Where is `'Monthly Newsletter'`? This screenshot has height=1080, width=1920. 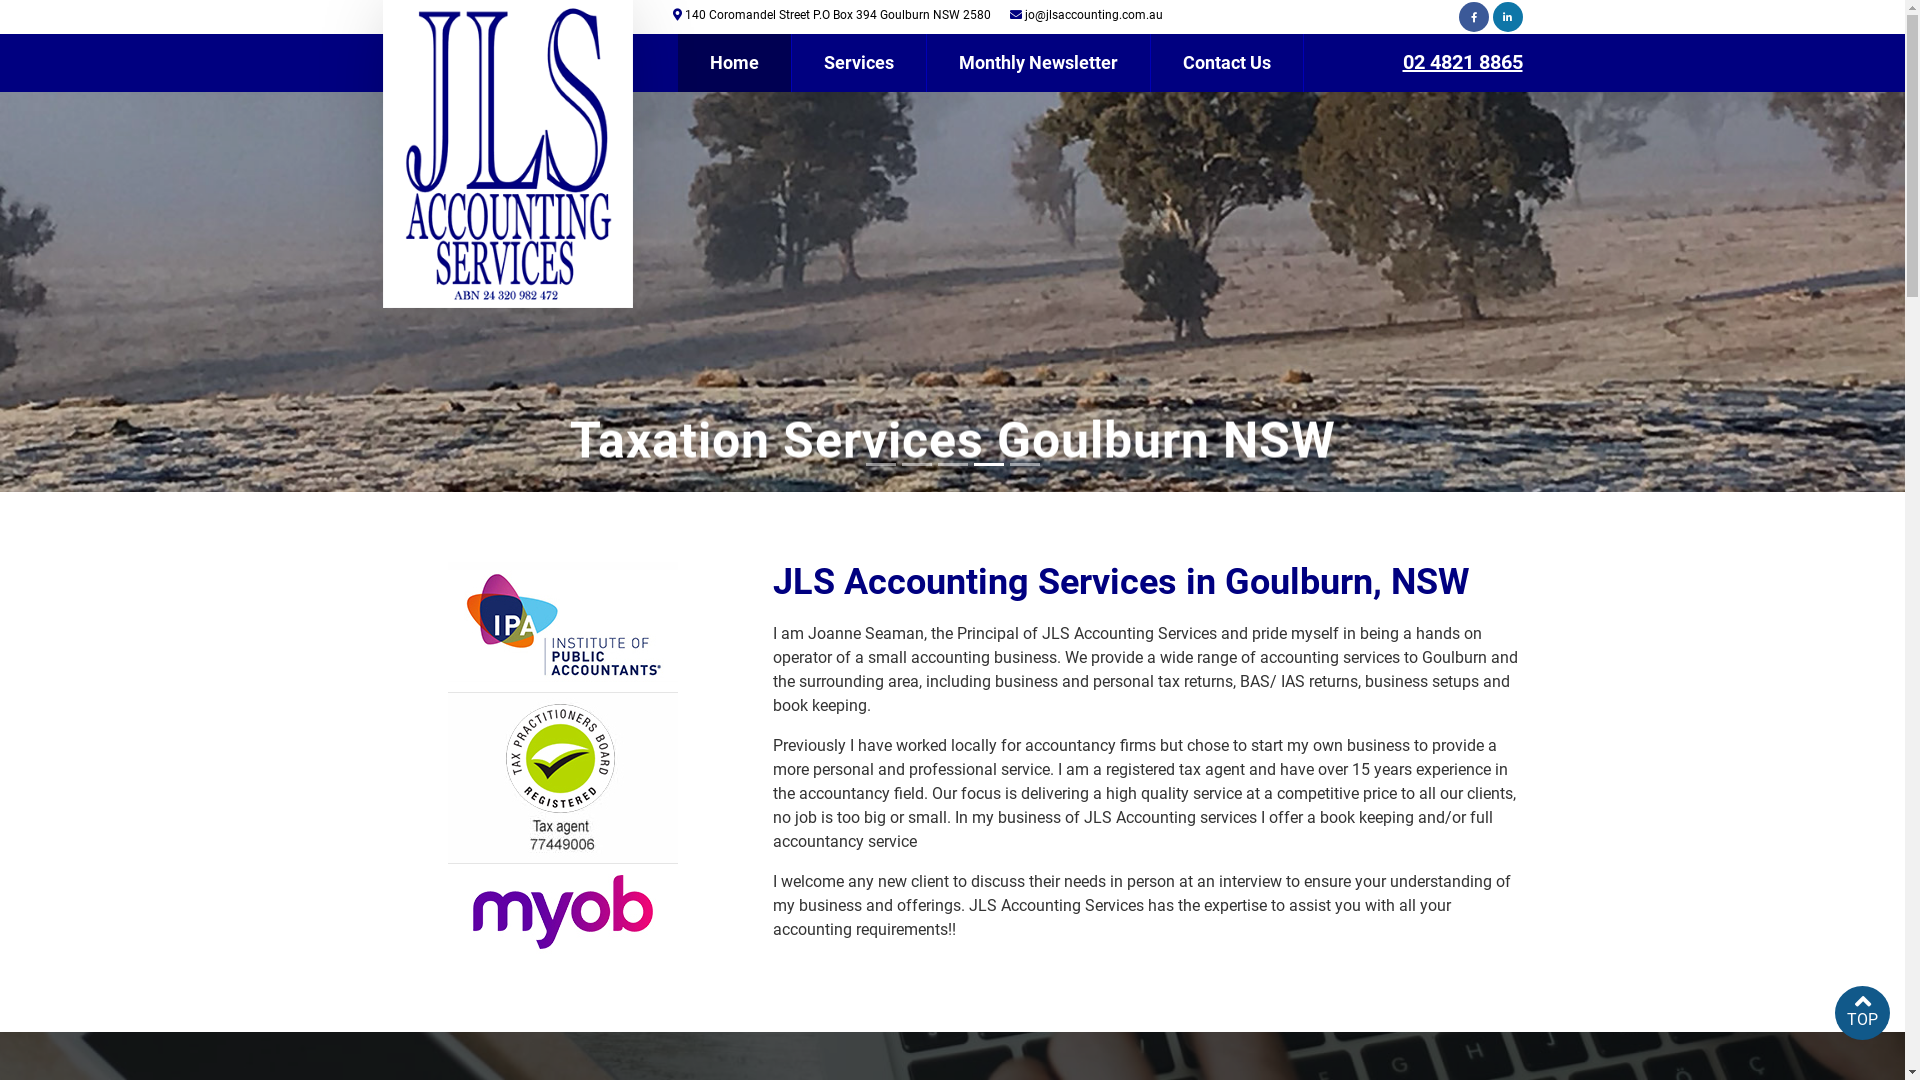
'Monthly Newsletter' is located at coordinates (1037, 61).